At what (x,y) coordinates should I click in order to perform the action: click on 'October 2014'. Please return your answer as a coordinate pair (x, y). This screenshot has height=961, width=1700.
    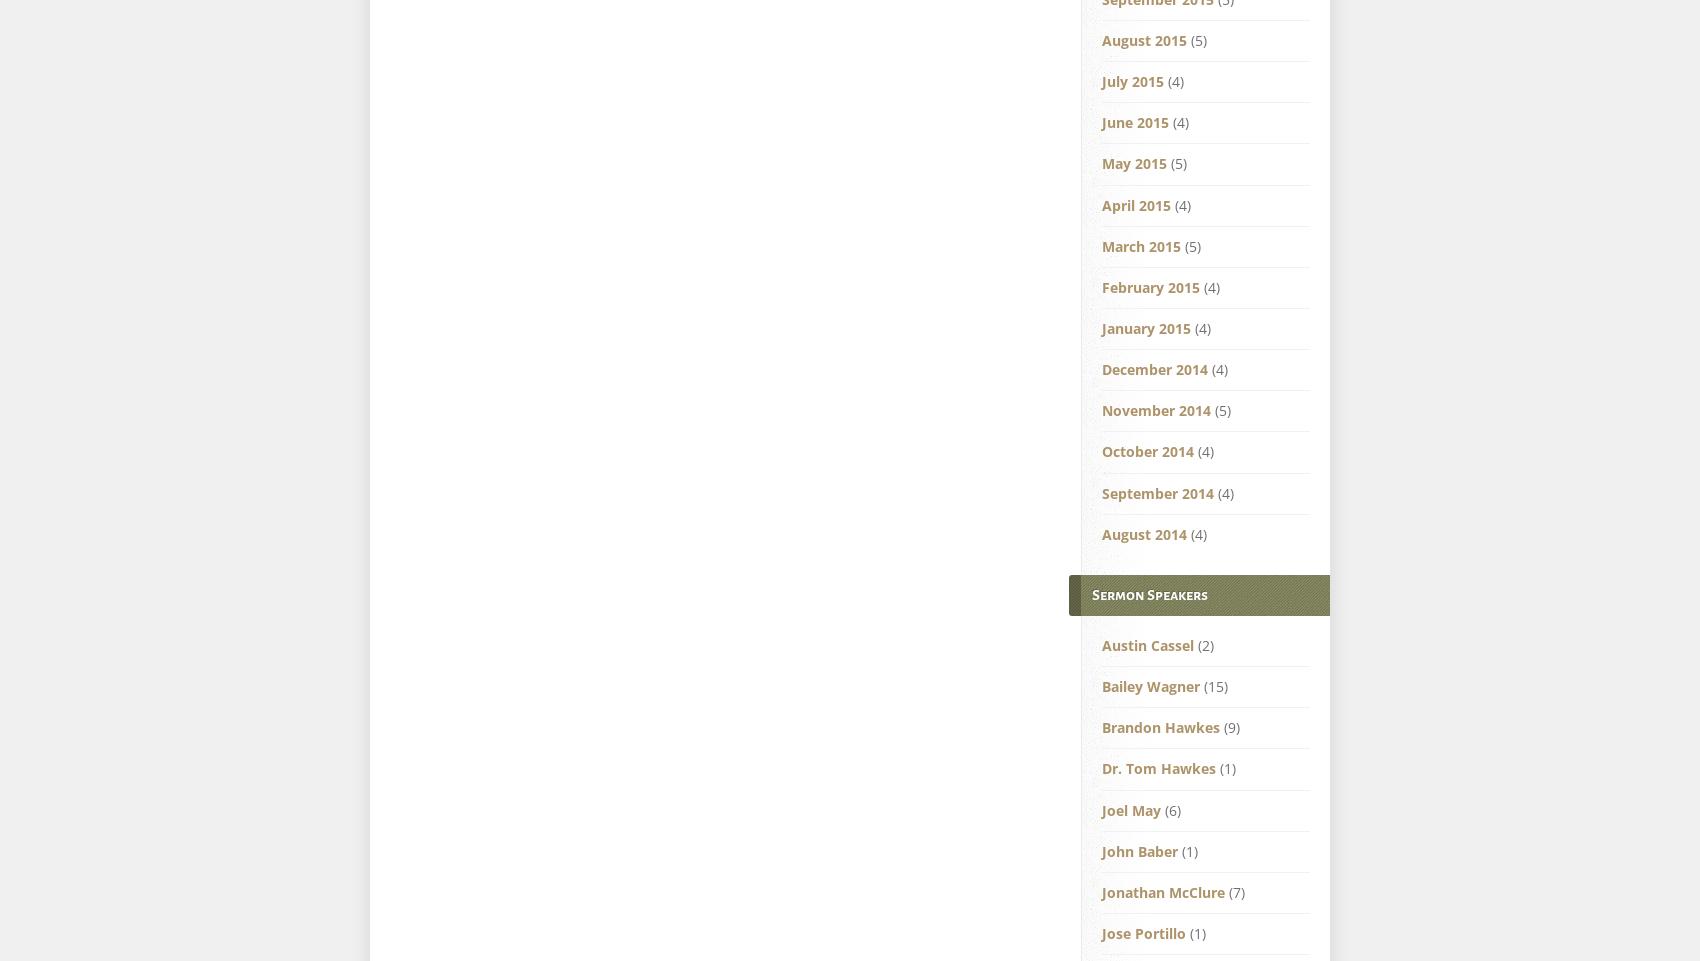
    Looking at the image, I should click on (1148, 450).